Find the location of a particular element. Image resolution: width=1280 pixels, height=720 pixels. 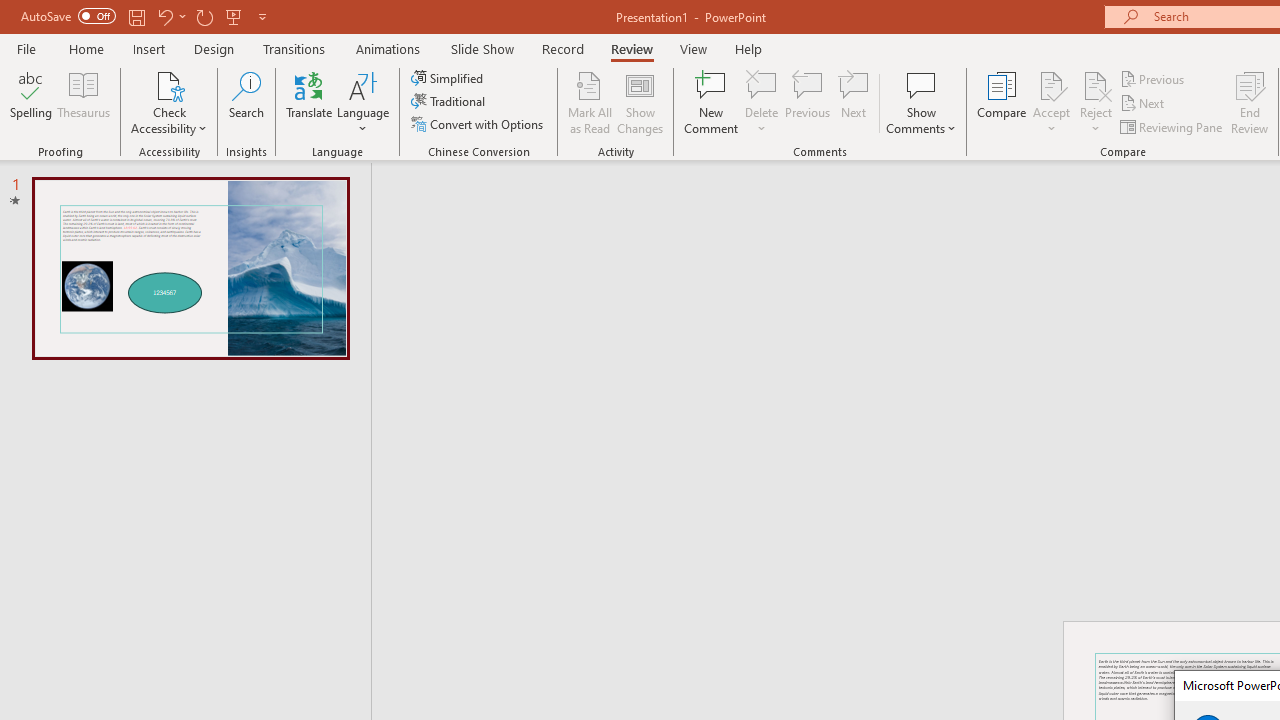

'Language' is located at coordinates (363, 103).